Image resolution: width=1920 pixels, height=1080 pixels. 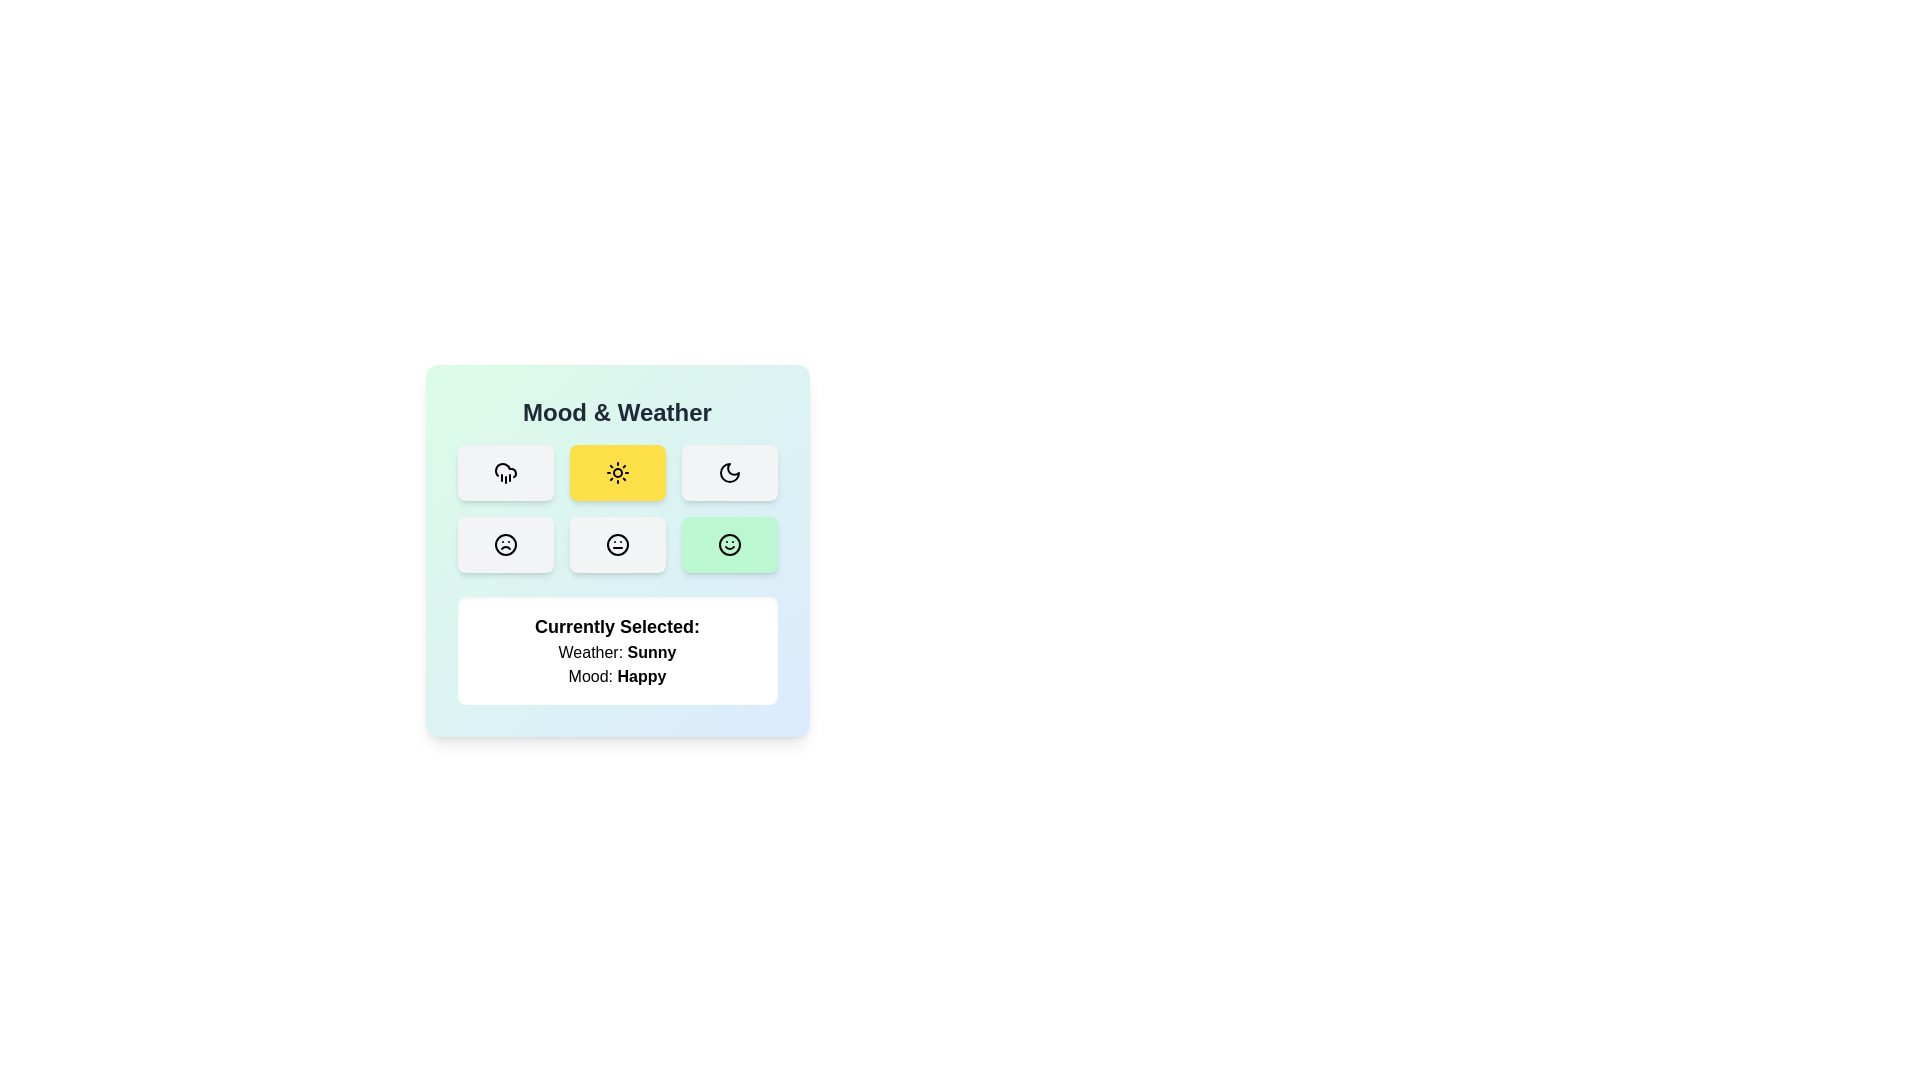 What do you see at coordinates (505, 473) in the screenshot?
I see `the cloud with rain icon in the 'Mood & Weather' section` at bounding box center [505, 473].